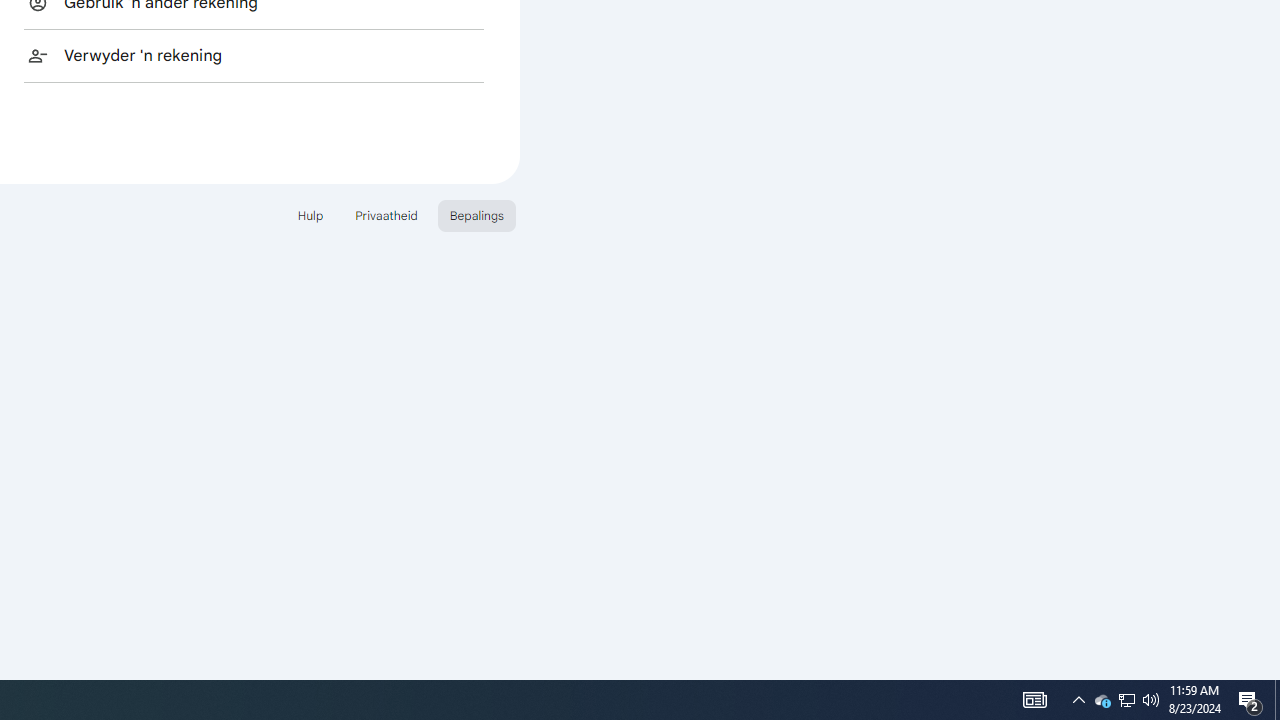 The width and height of the screenshot is (1280, 720). I want to click on 'Verwyder ', so click(253, 54).